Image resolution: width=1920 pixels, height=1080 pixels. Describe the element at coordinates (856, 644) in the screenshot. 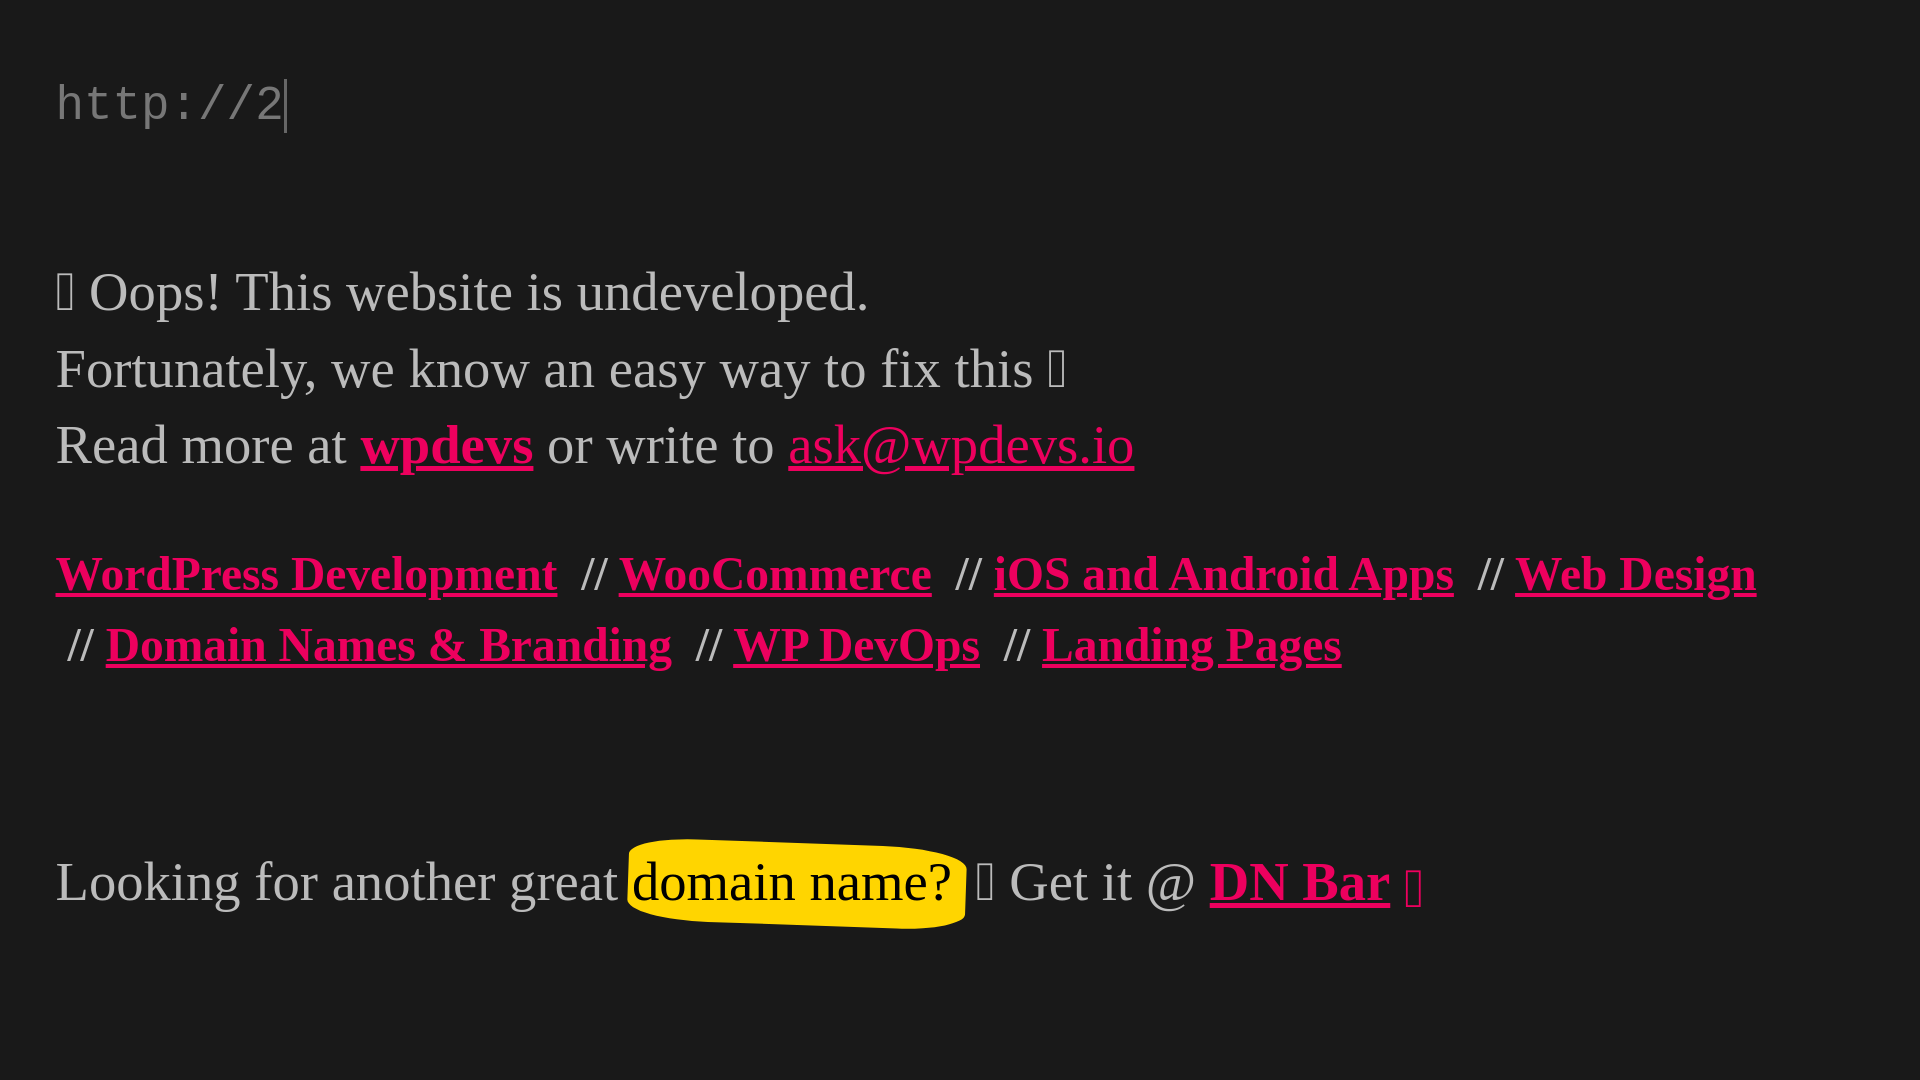

I see `'WP DevOps'` at that location.